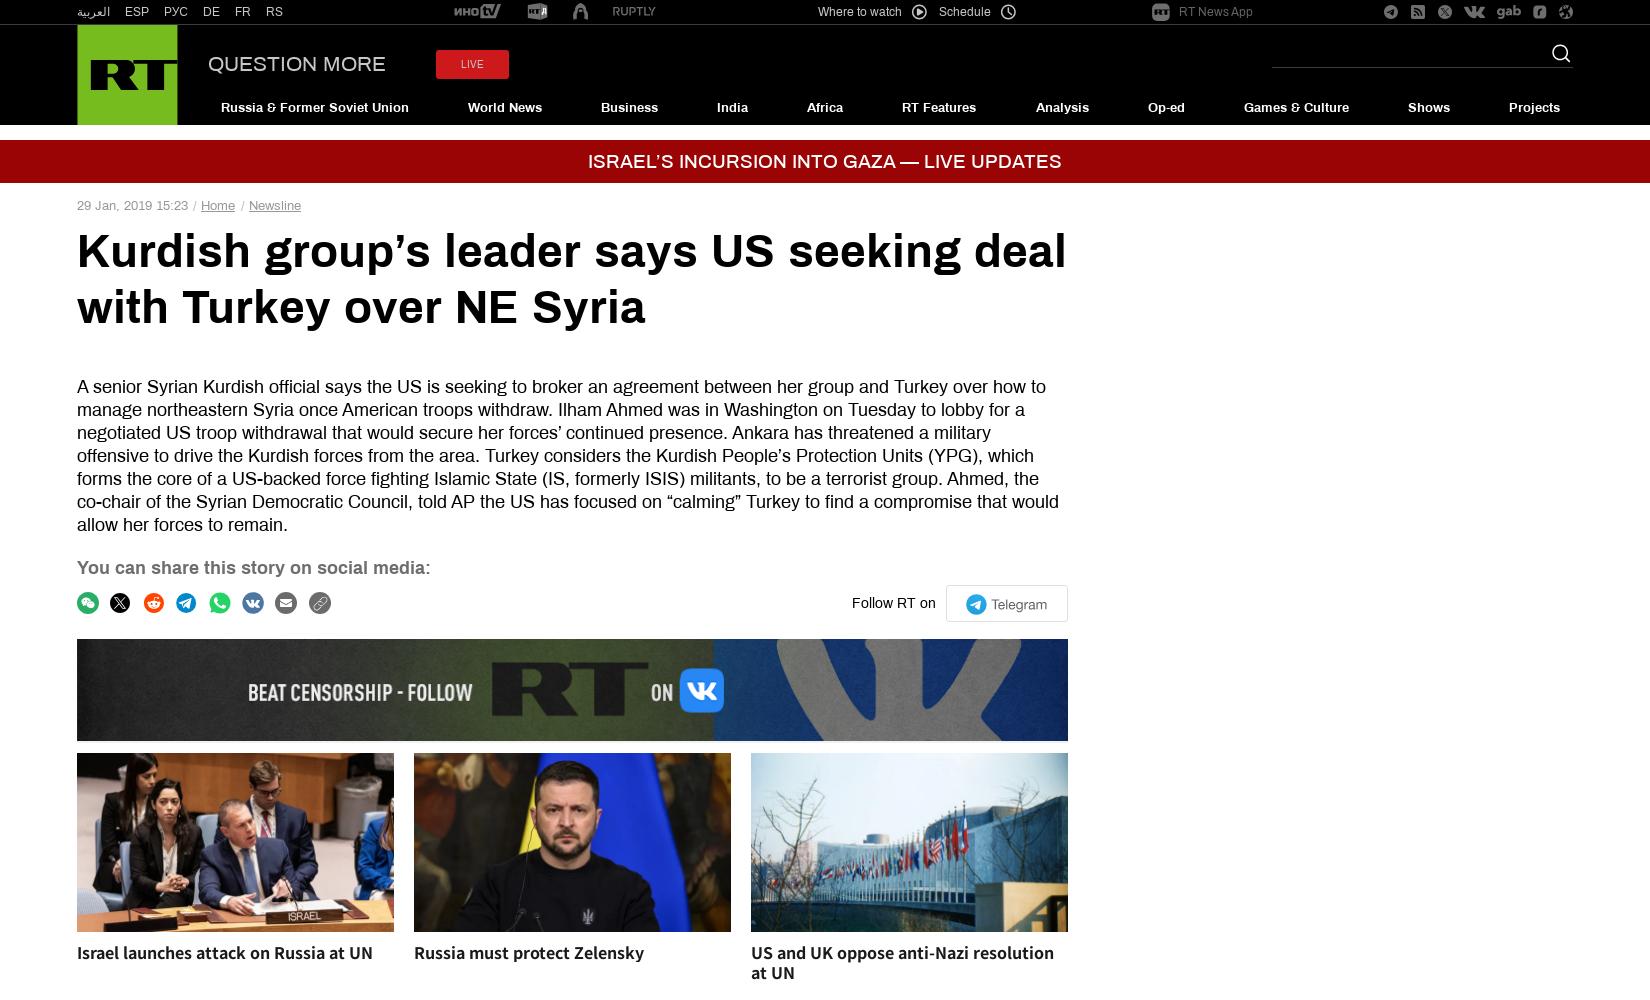 The image size is (1650, 1000). Describe the element at coordinates (248, 205) in the screenshot. I see `'Newsline'` at that location.